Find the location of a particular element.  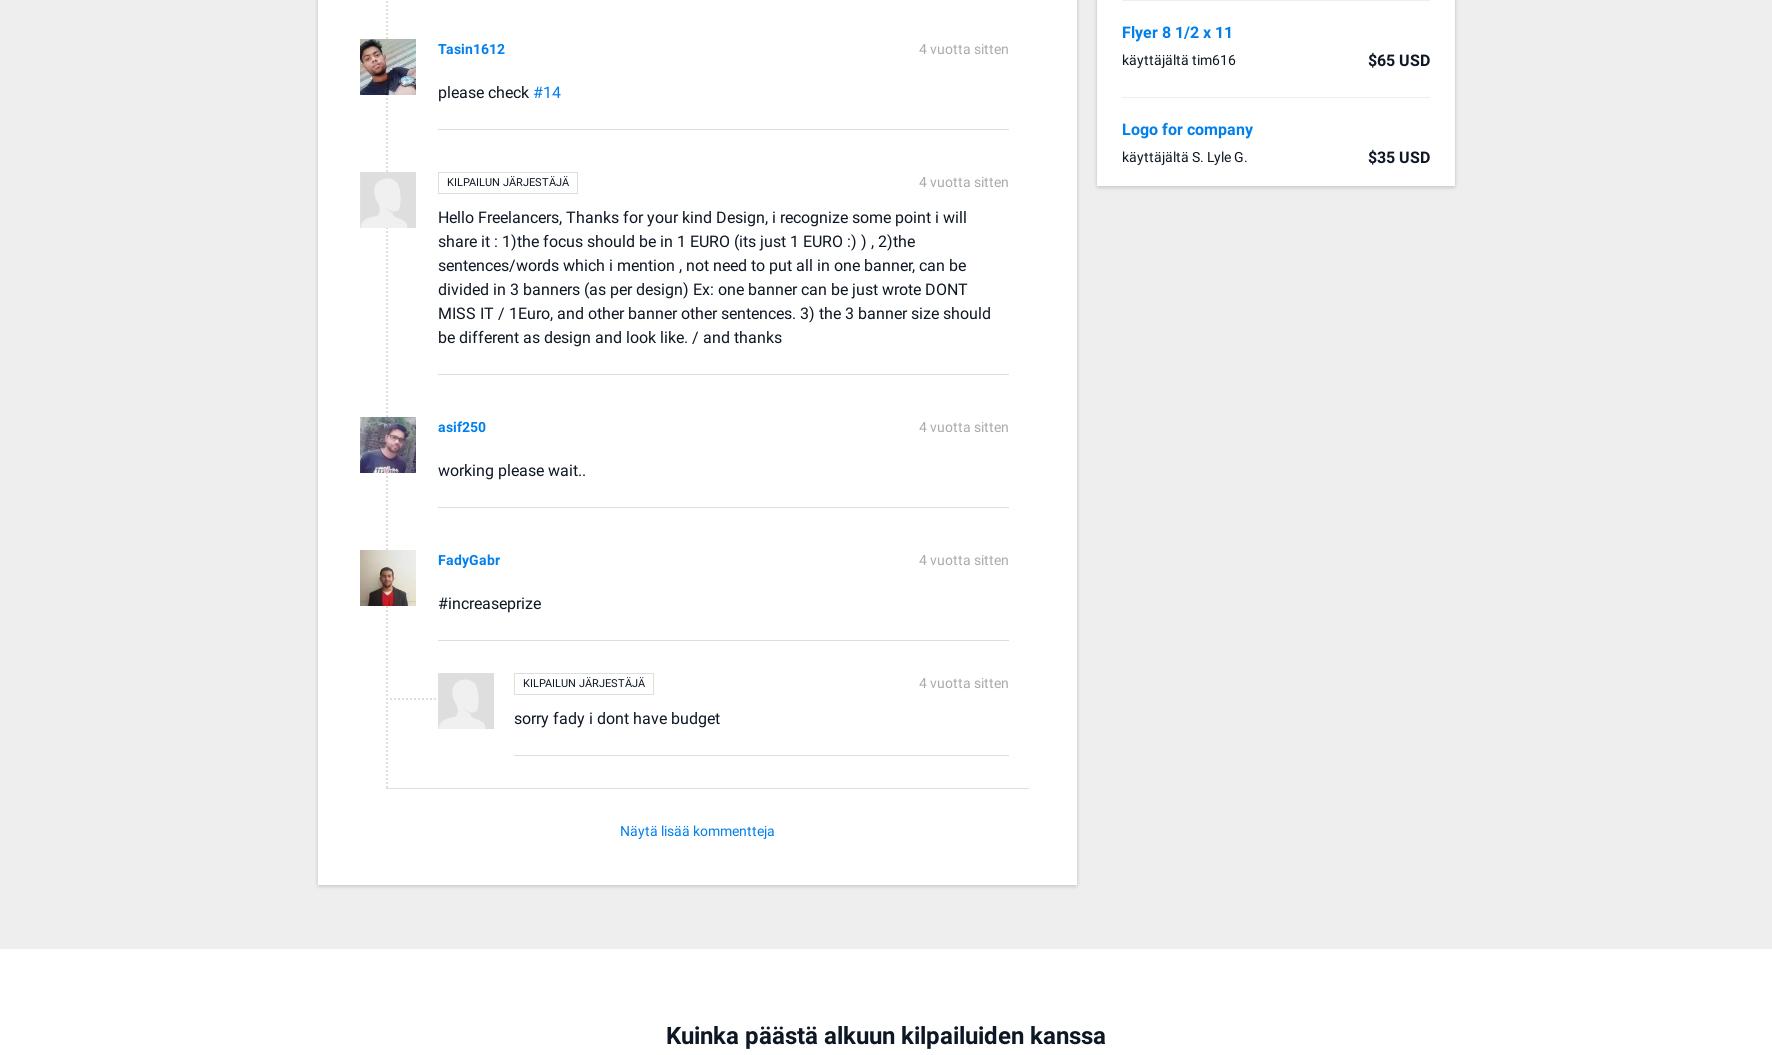

'asif250' is located at coordinates (438, 425).